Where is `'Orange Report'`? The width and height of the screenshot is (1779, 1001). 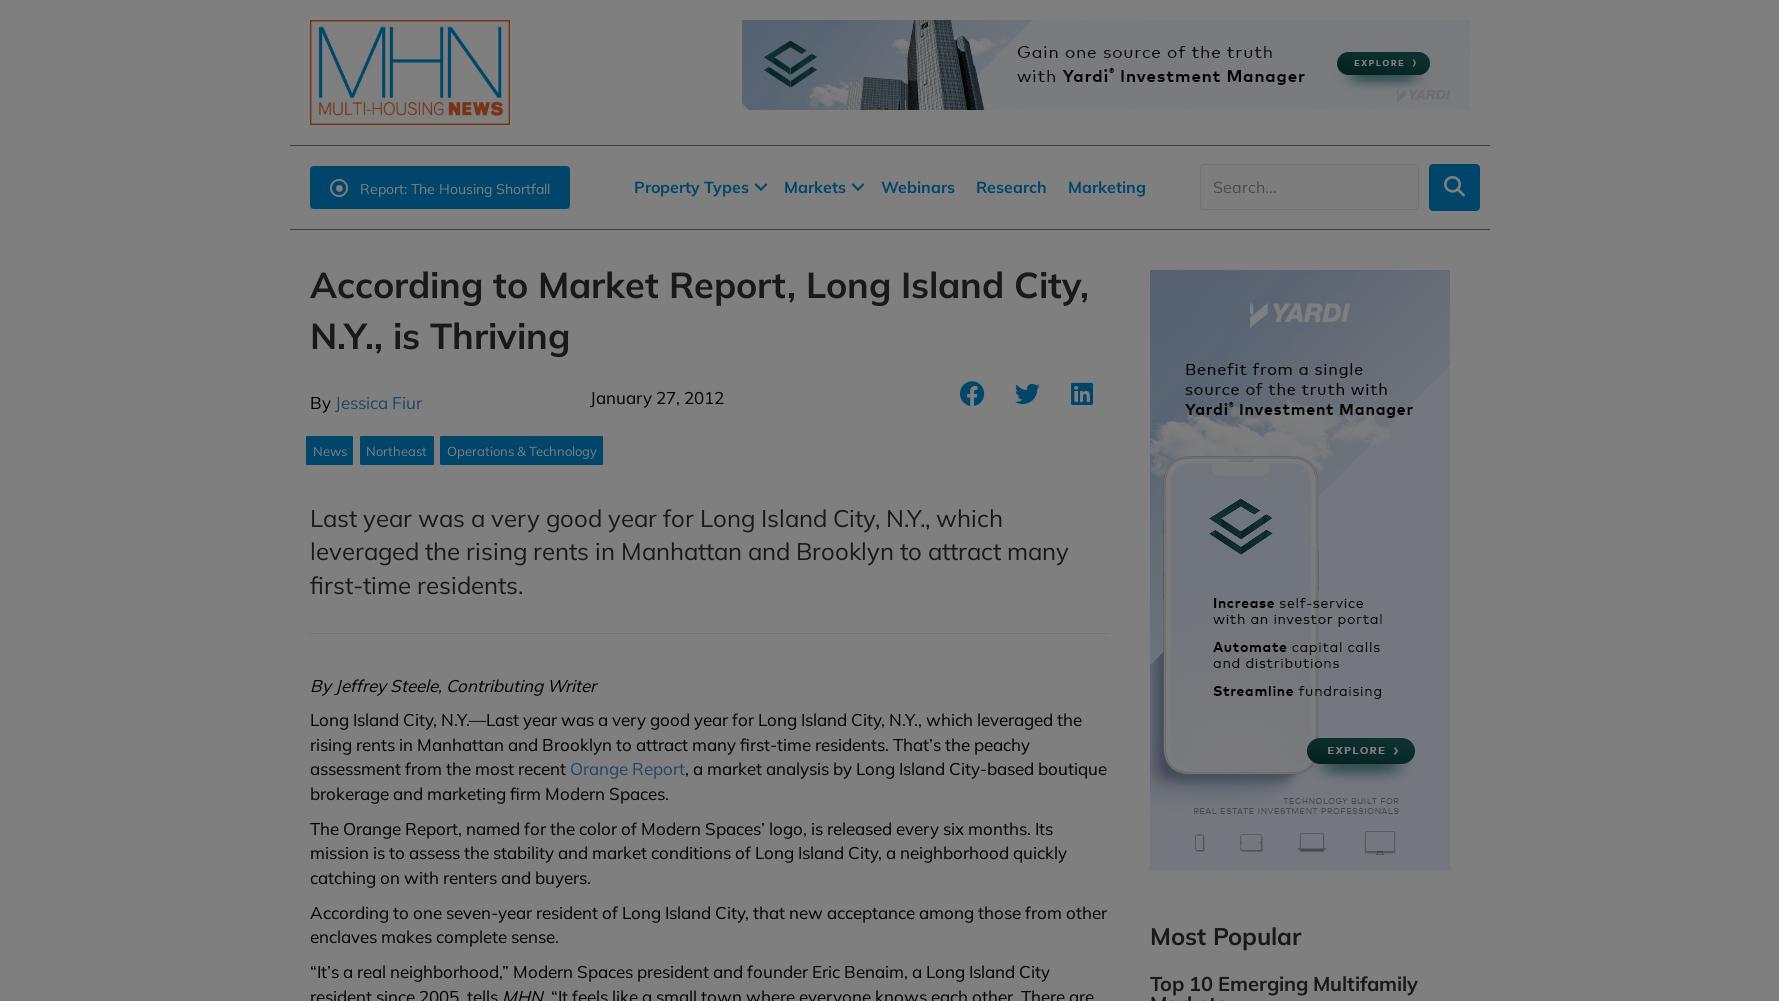
'Orange Report' is located at coordinates (625, 768).